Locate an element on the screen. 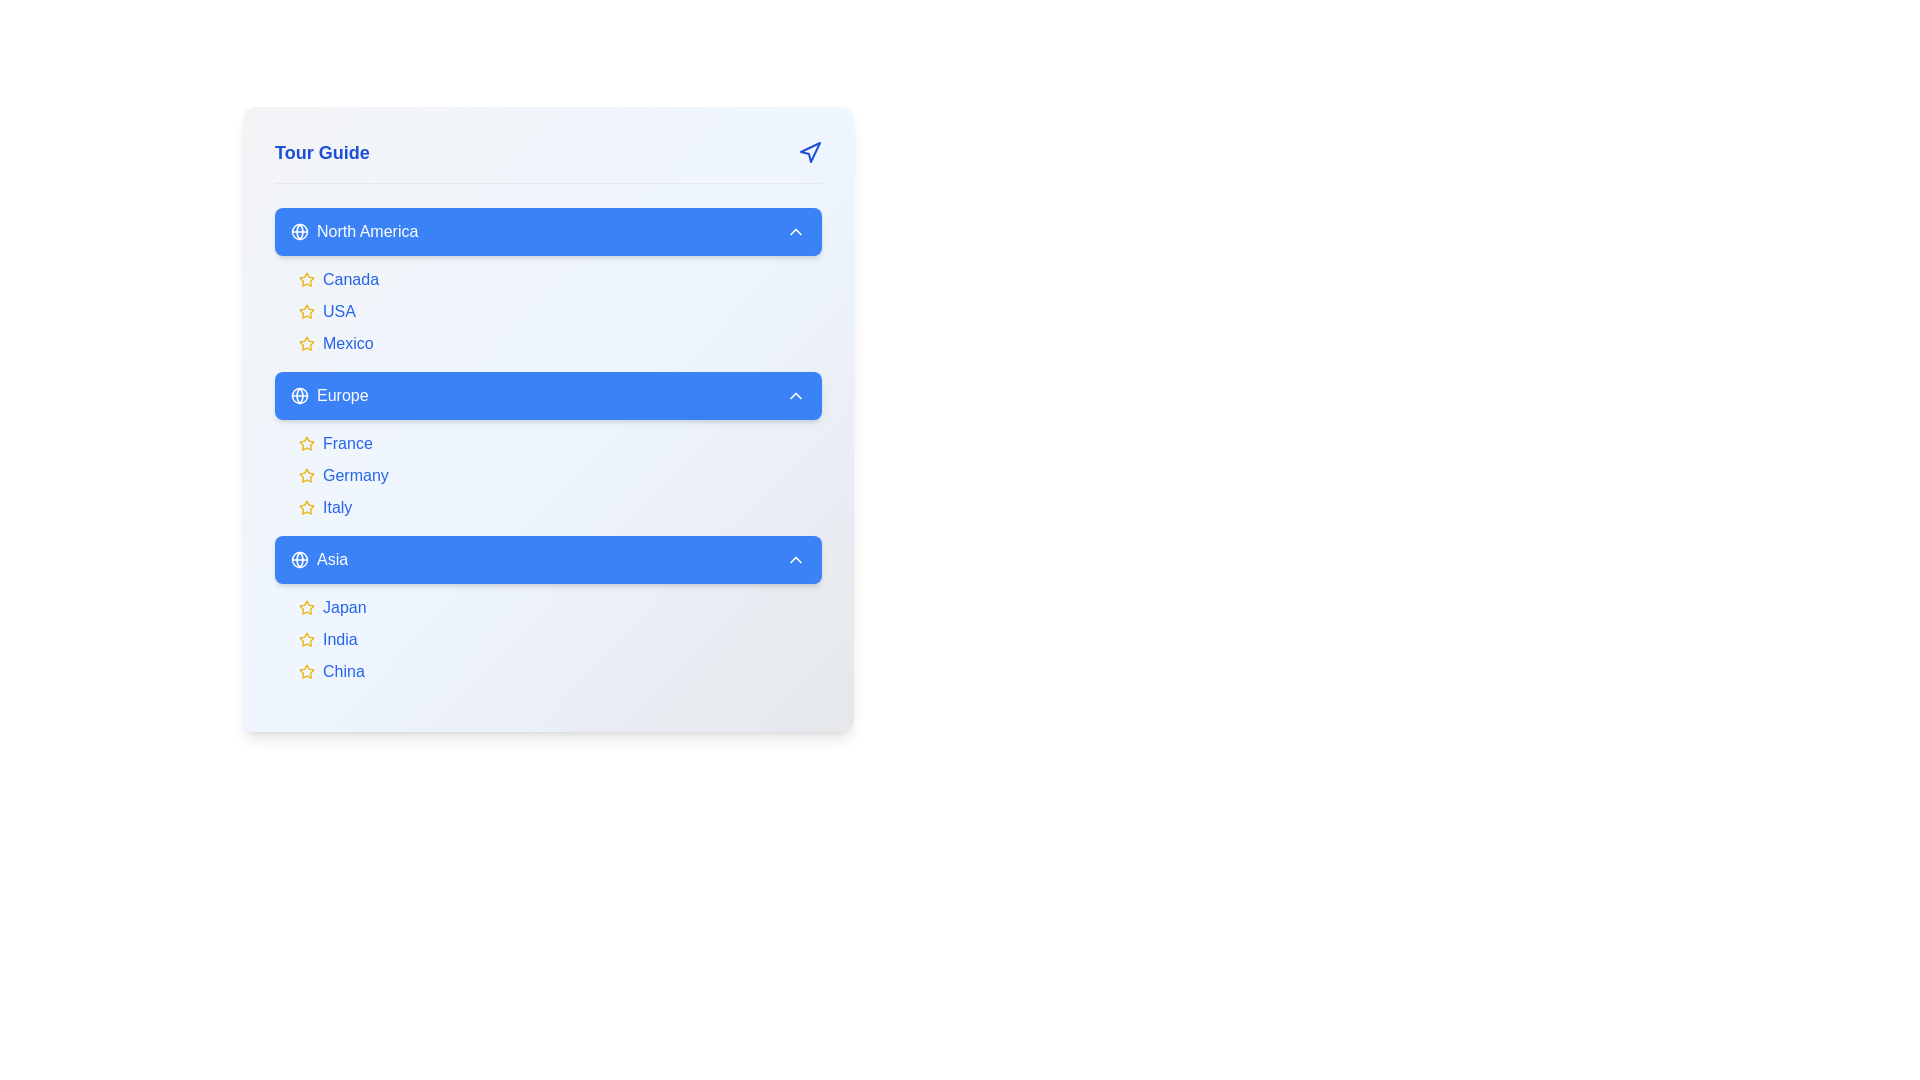  the star icon next to the 'Italy' list item under the 'Europe' heading is located at coordinates (306, 507).